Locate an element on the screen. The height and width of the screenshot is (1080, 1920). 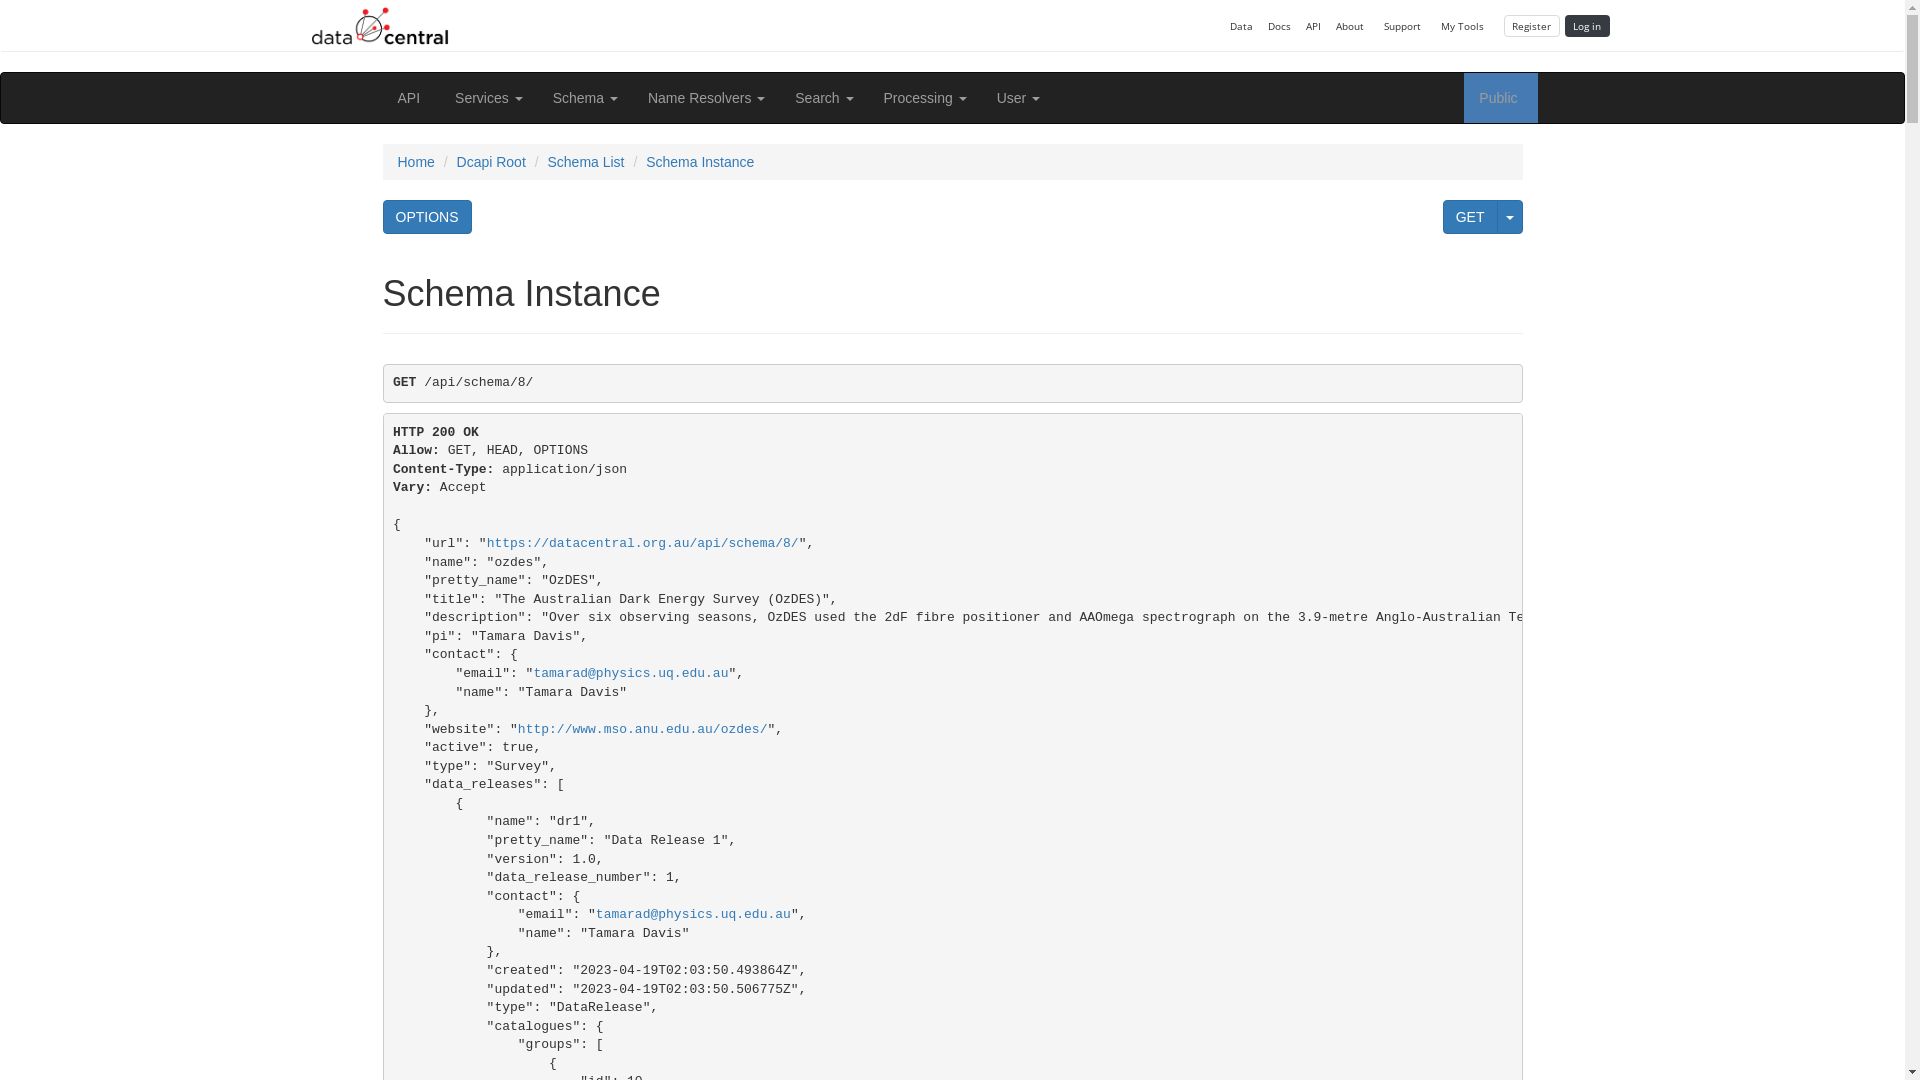
'Processing' is located at coordinates (924, 97).